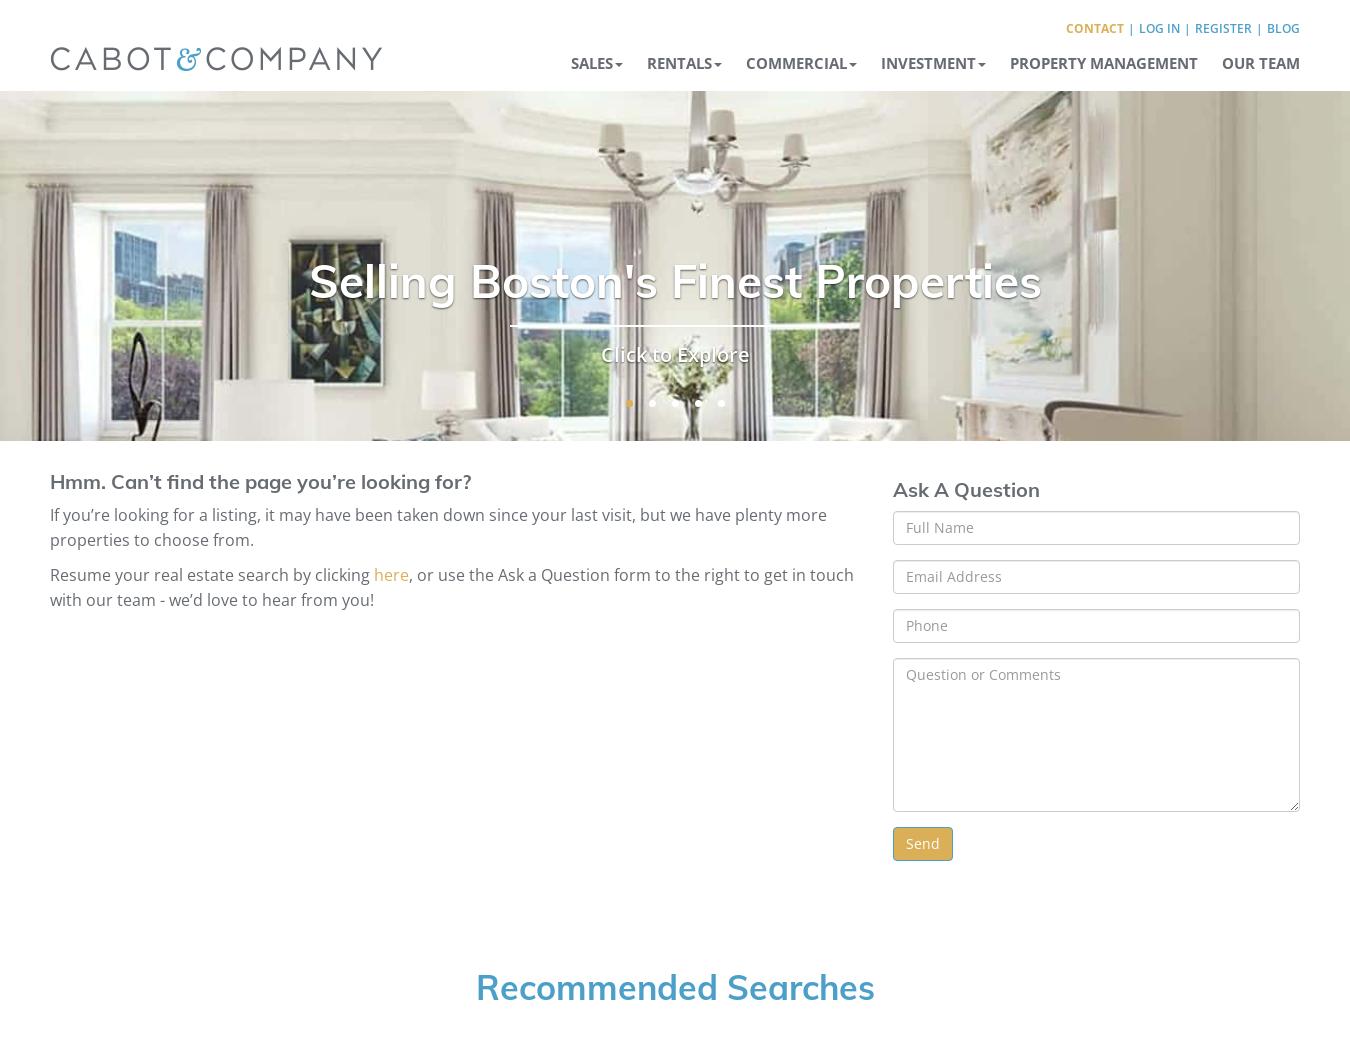 This screenshot has height=1044, width=1350. Describe the element at coordinates (893, 488) in the screenshot. I see `'Ask A Question'` at that location.